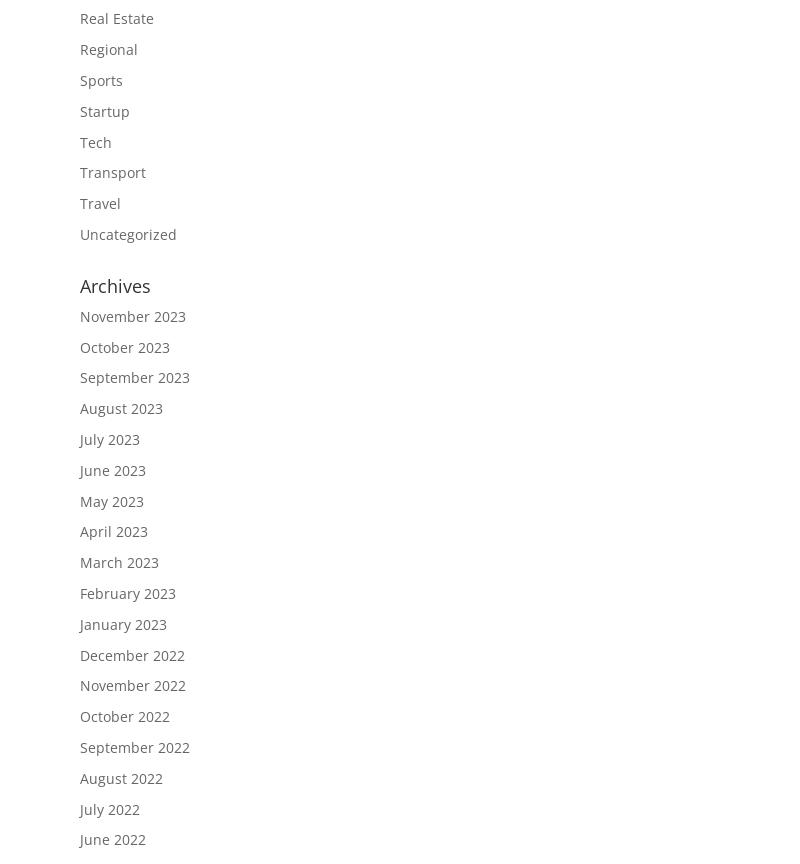 This screenshot has width=800, height=864. Describe the element at coordinates (80, 776) in the screenshot. I see `'August 2022'` at that location.